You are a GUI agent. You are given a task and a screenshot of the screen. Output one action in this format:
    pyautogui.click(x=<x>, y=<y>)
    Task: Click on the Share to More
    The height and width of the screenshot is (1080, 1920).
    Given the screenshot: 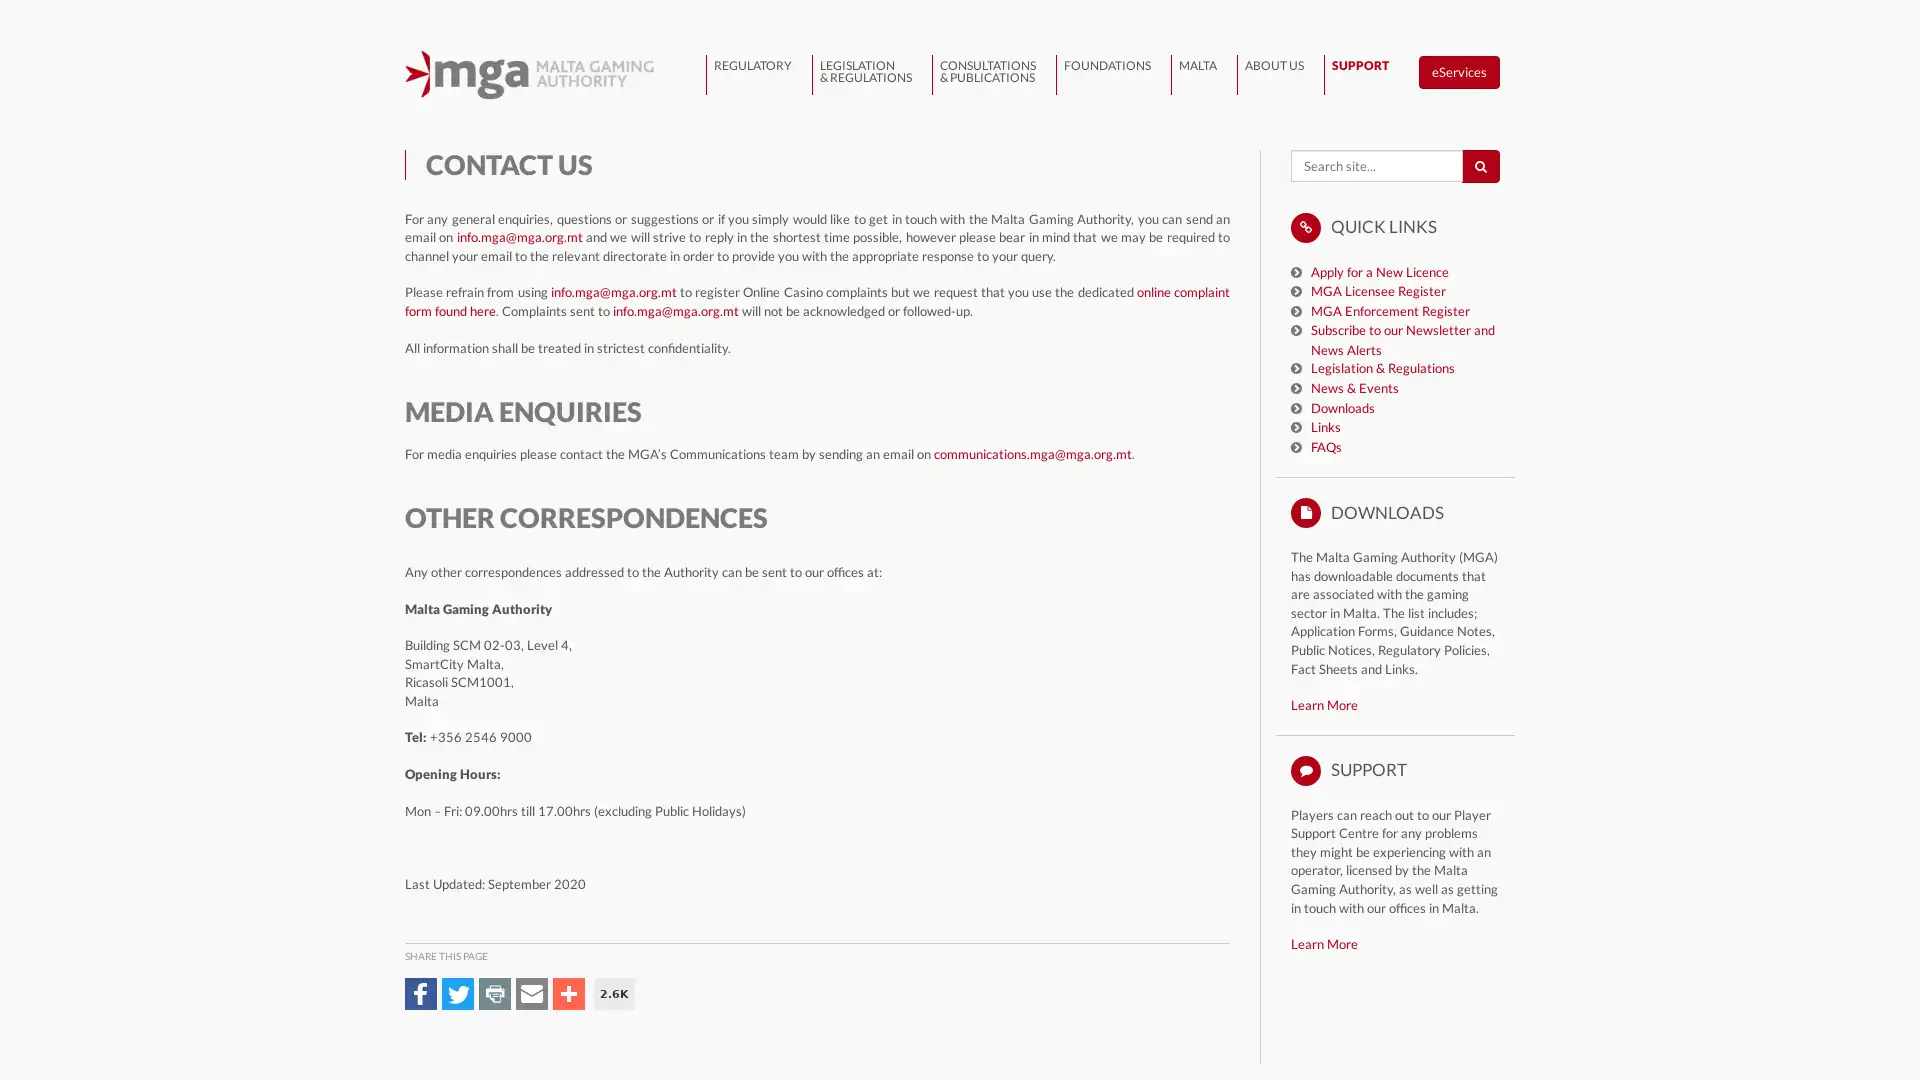 What is the action you would take?
    pyautogui.click(x=568, y=994)
    